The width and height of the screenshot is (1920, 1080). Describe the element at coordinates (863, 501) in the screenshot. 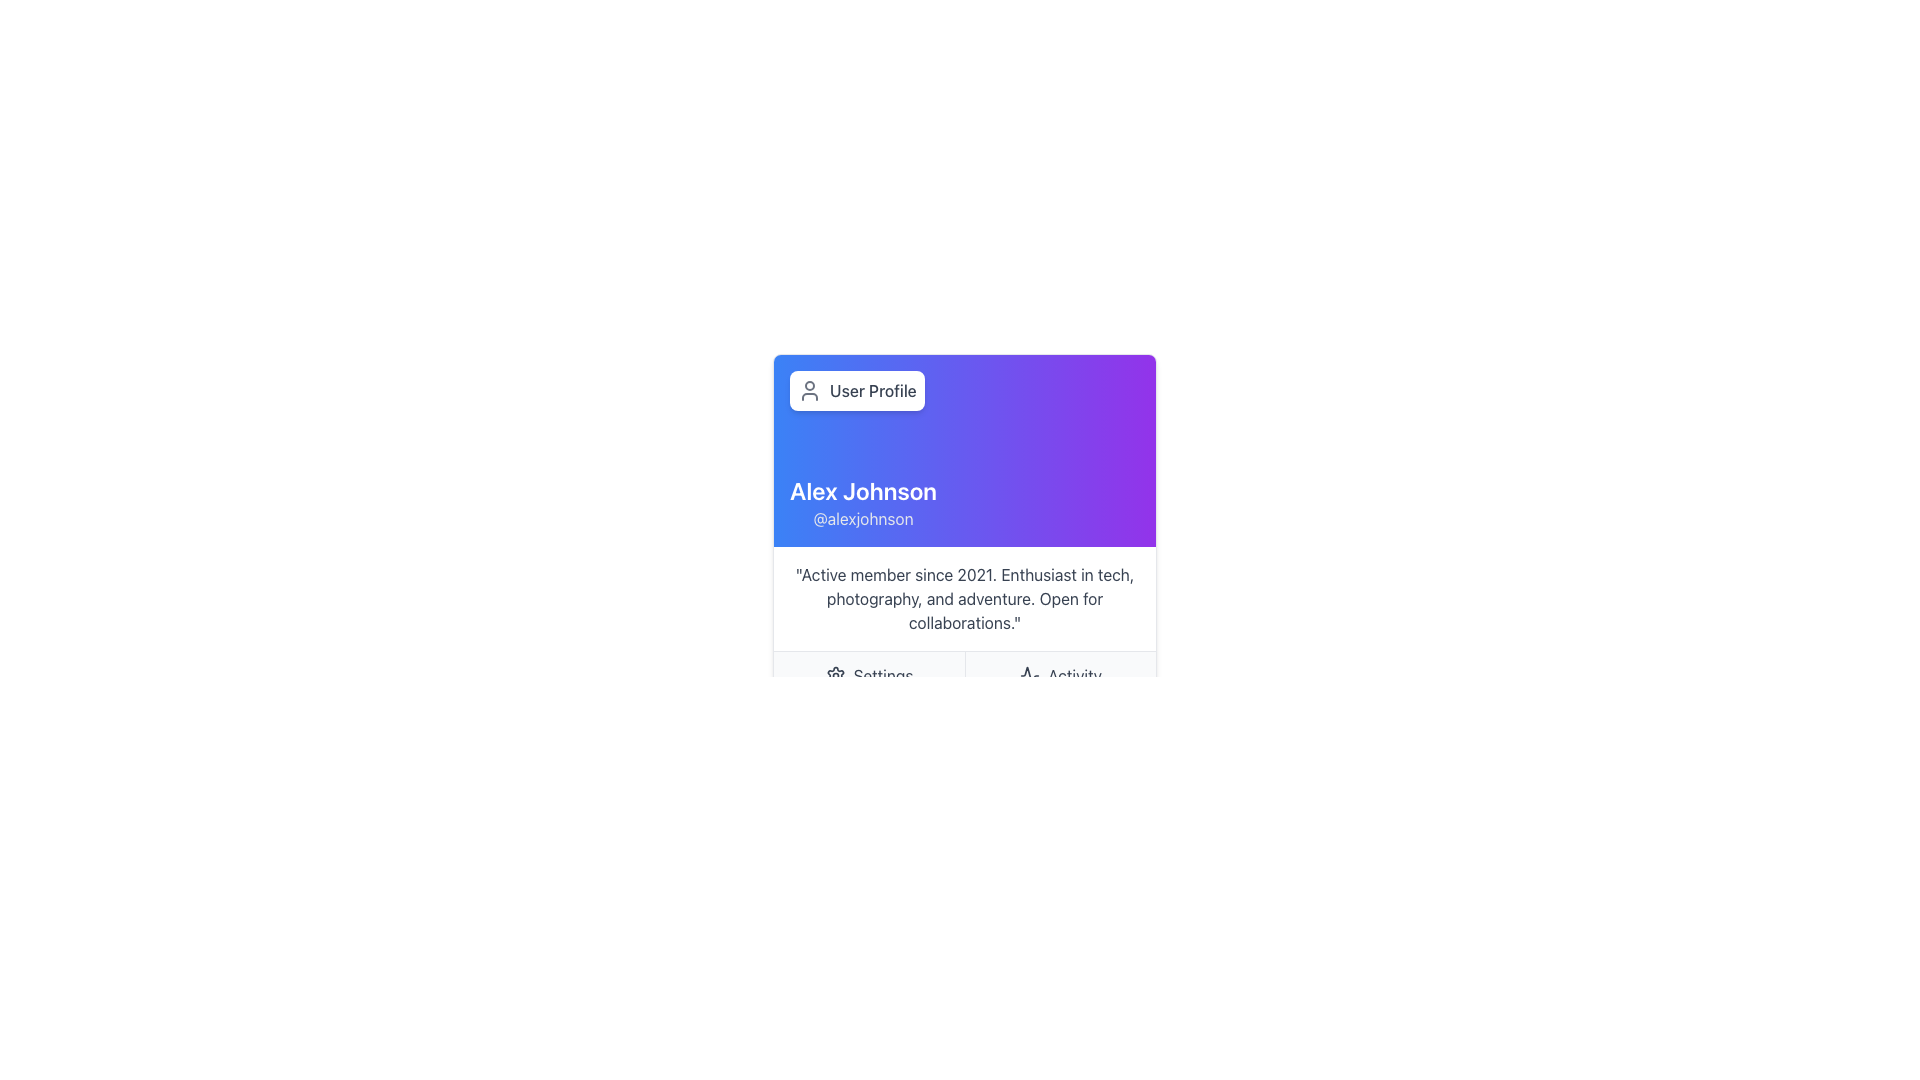

I see `the Text Display element that shows the user’s name and username, positioned near the bottom-left corner of a gradient-colored section, below the 'User Profile' badge and above a descriptive paragraph` at that location.